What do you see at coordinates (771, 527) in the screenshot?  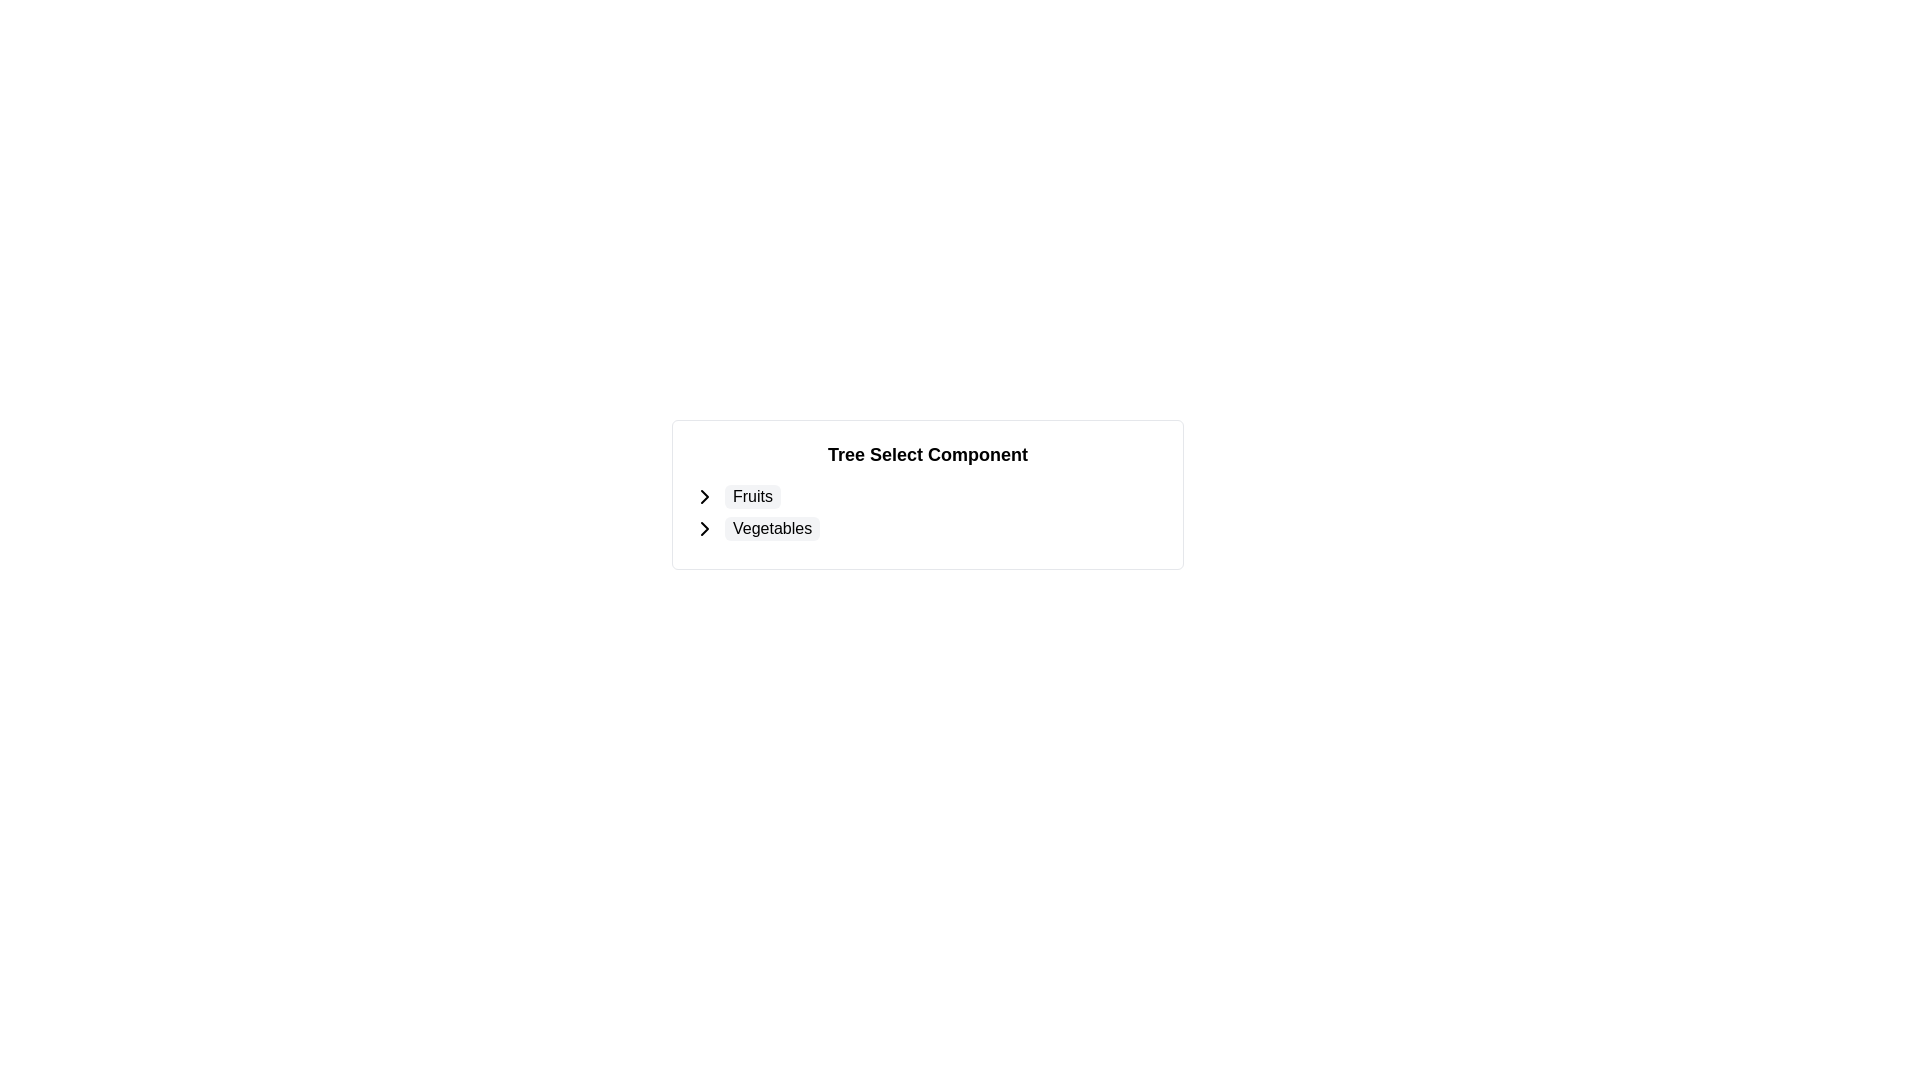 I see `the 'Vegetables' label in the Tree Select Component` at bounding box center [771, 527].